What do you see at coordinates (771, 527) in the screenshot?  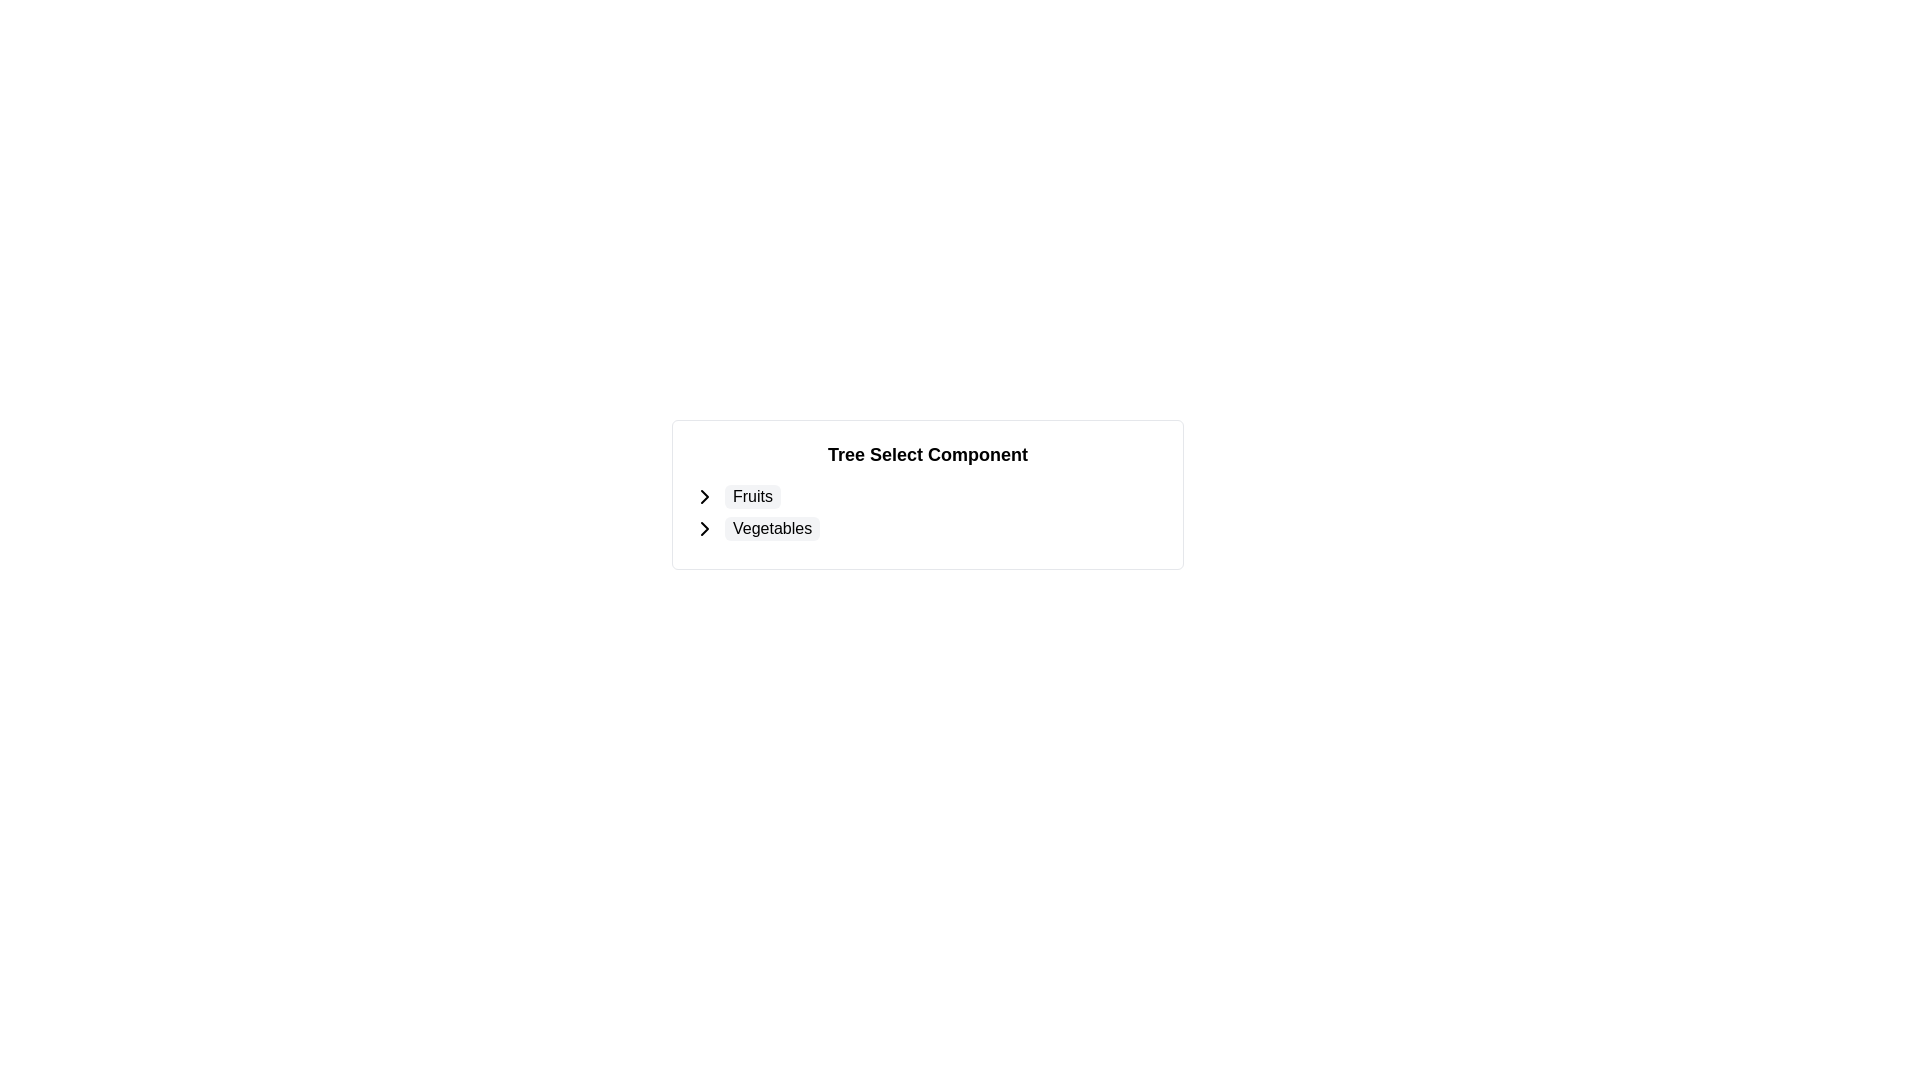 I see `the 'Vegetables' label in the Tree Select Component` at bounding box center [771, 527].